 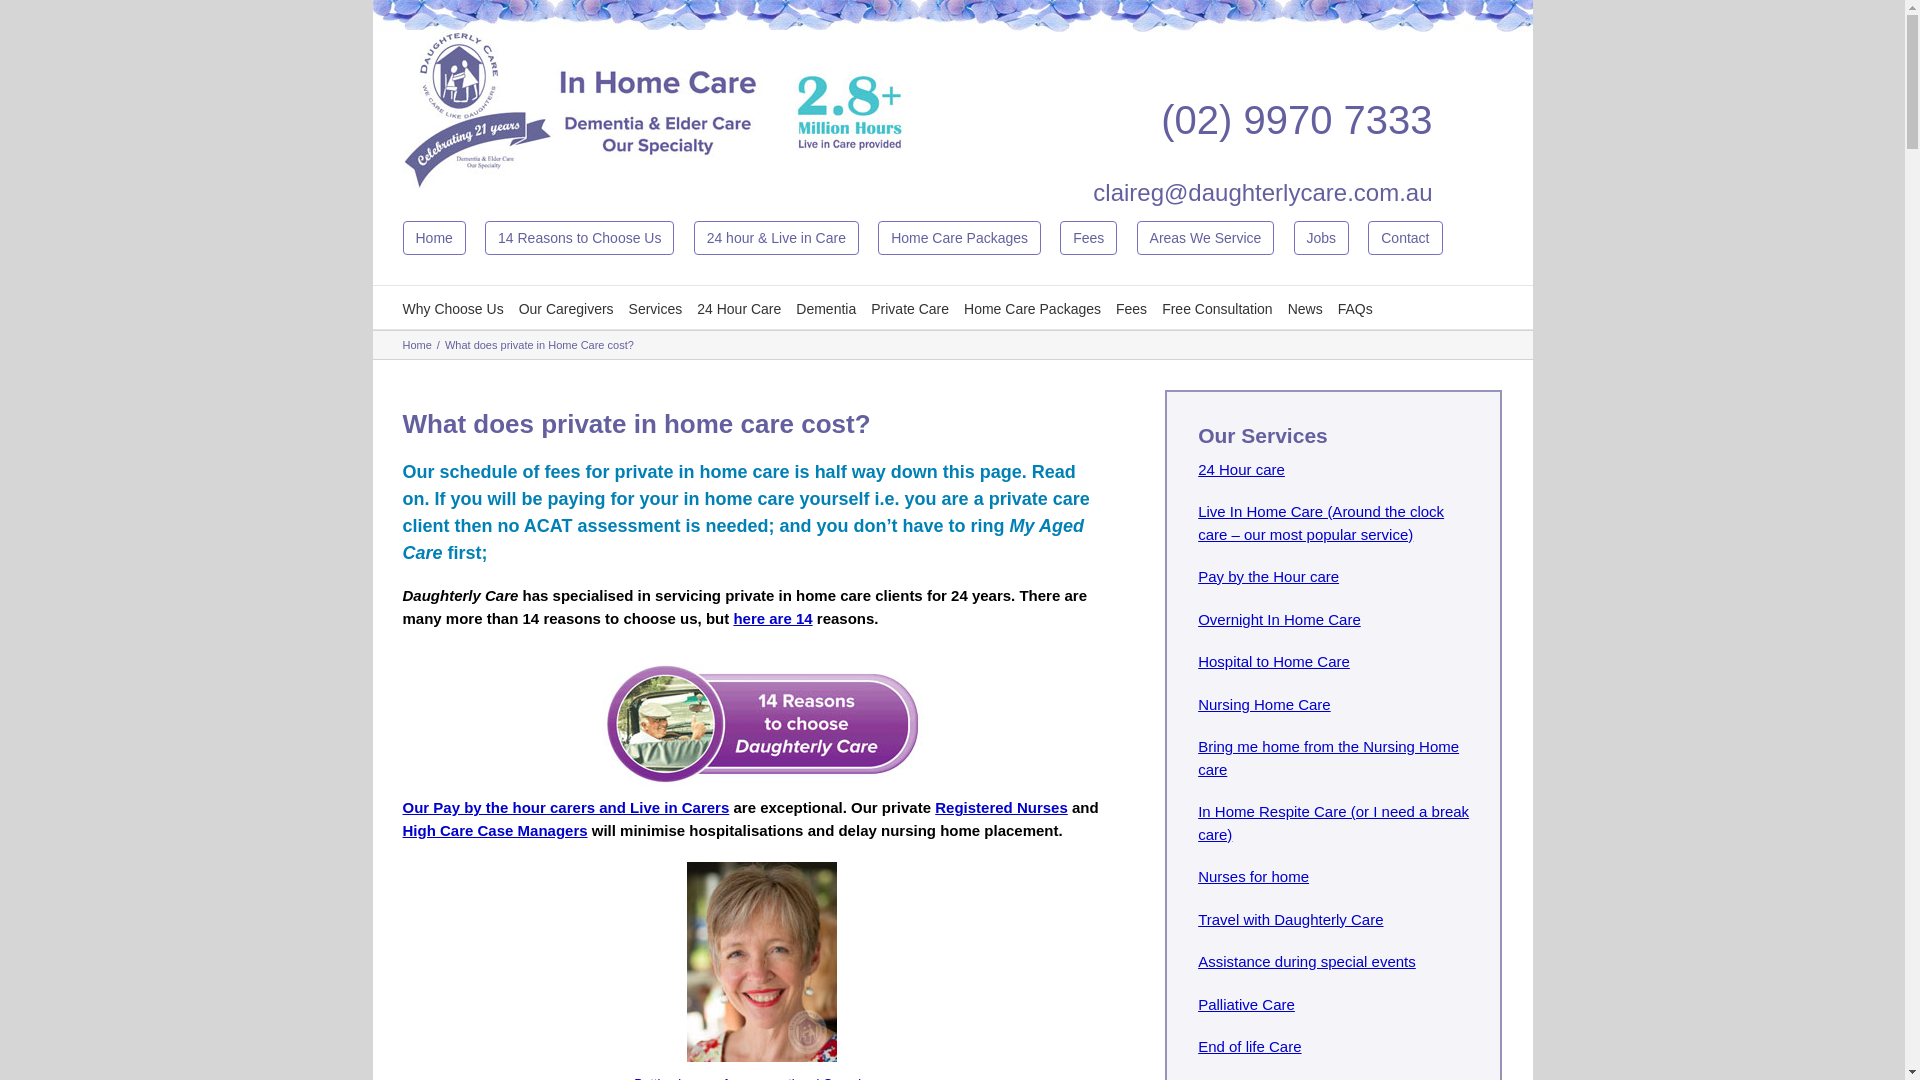 I want to click on 'FAQs', so click(x=1355, y=307).